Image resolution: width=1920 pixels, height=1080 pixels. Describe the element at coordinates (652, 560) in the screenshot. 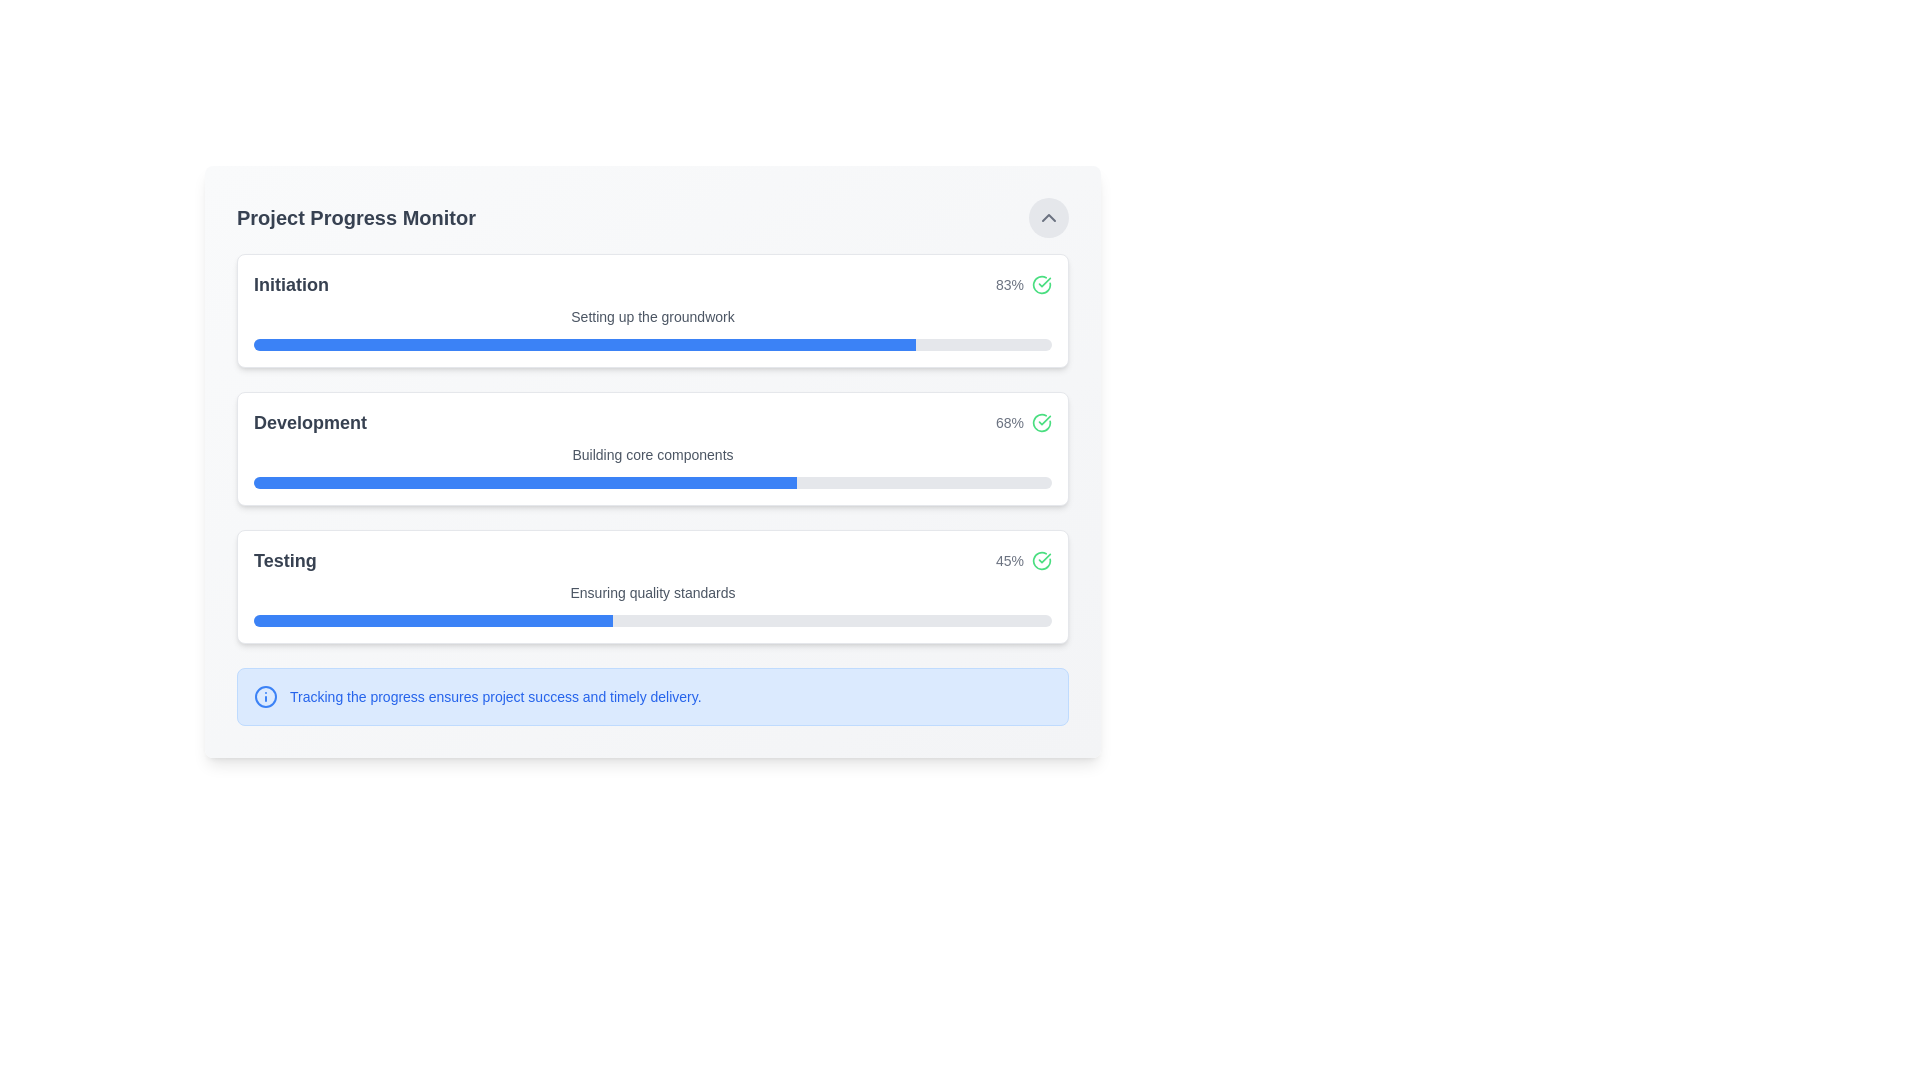

I see `the composite informational display element that indicates '45%' complete in the Testing phase, positioned between the Development and Tracking sections` at that location.